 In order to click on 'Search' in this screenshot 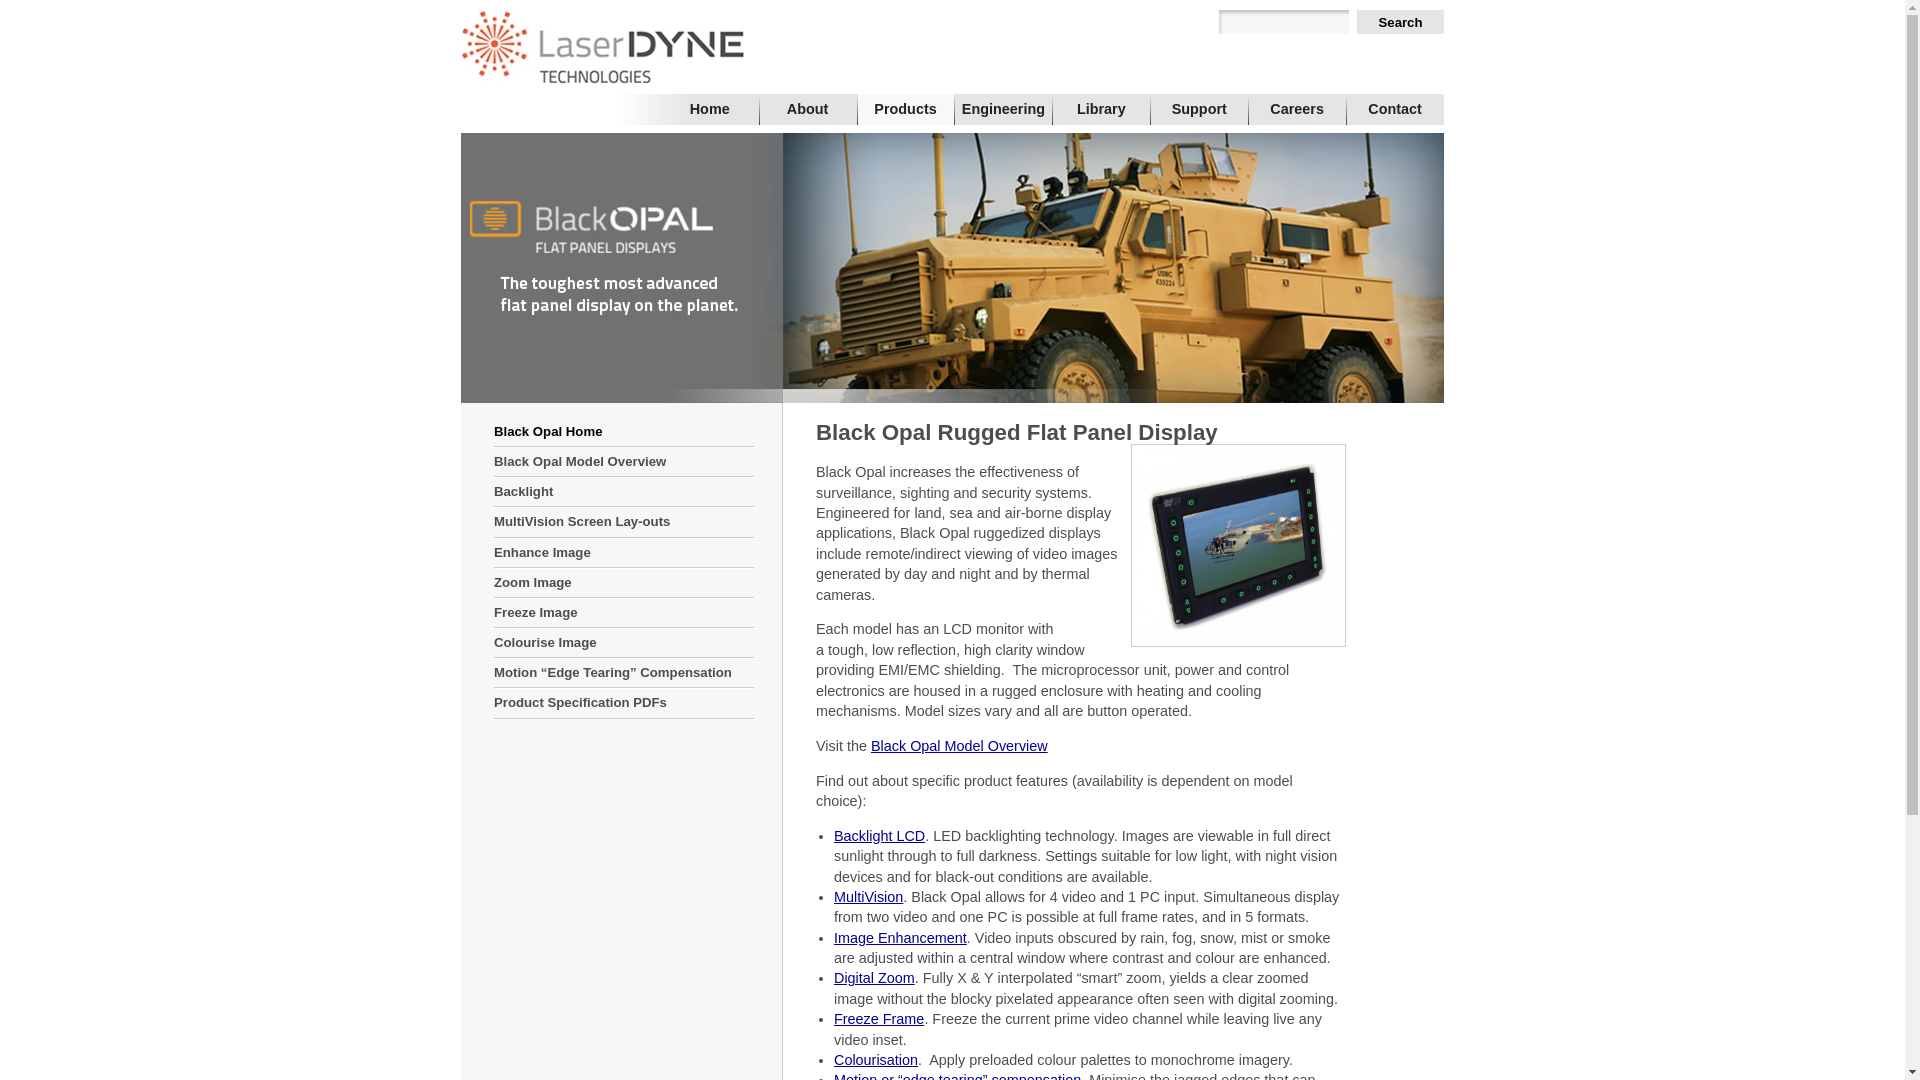, I will do `click(1399, 22)`.